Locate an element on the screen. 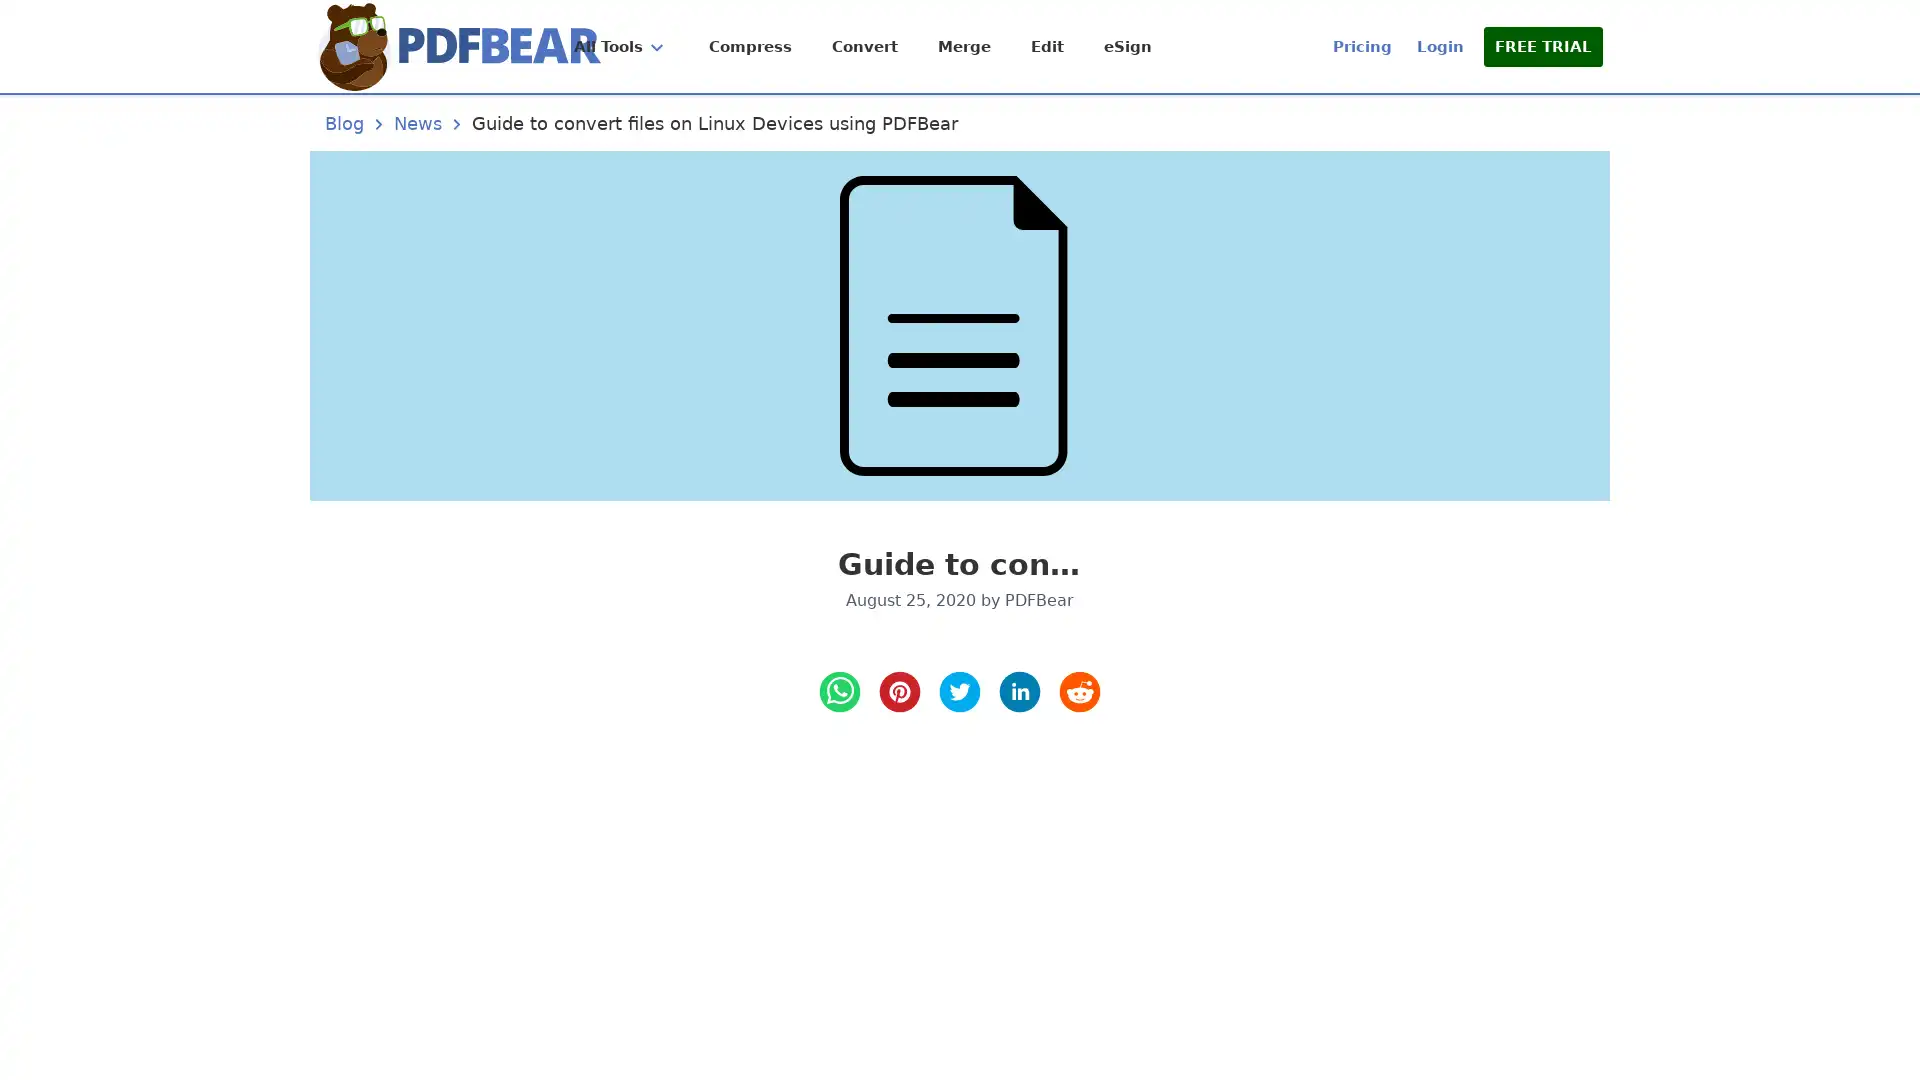 This screenshot has width=1920, height=1080. whatsapp is located at coordinates (840, 690).